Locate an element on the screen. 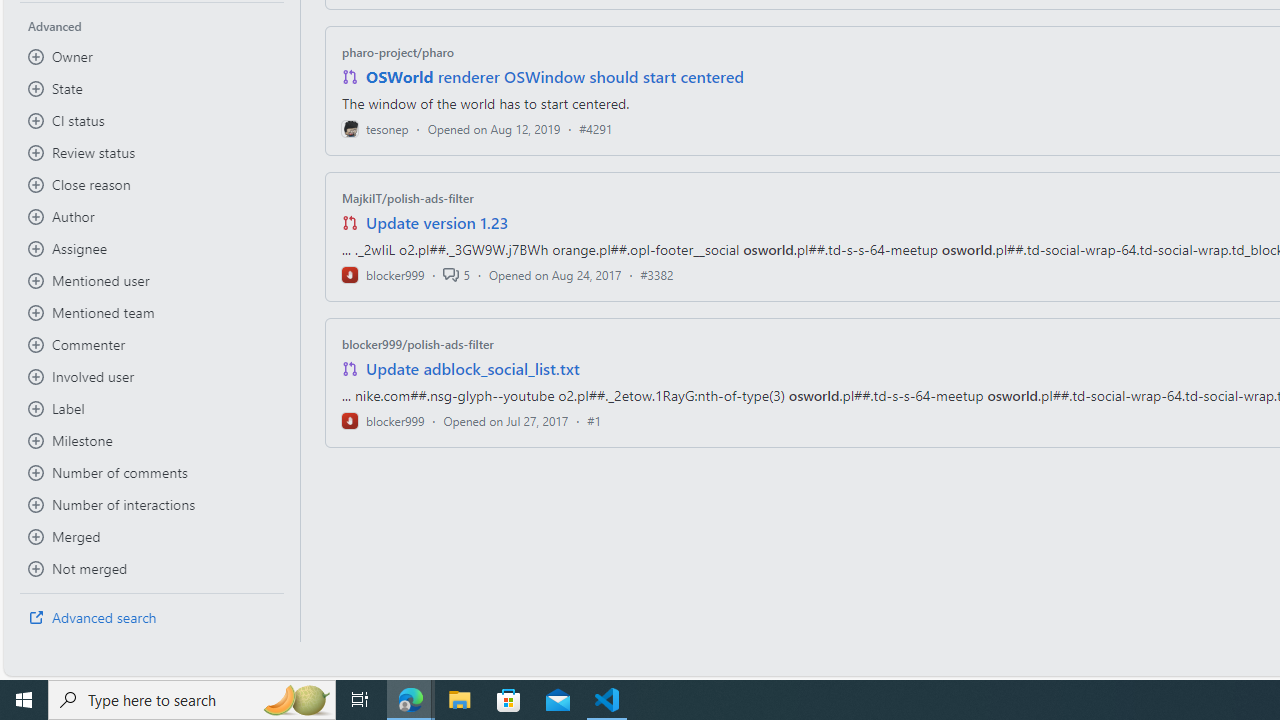 This screenshot has width=1280, height=720. 'blocker999/polish-ads-filter' is located at coordinates (416, 342).